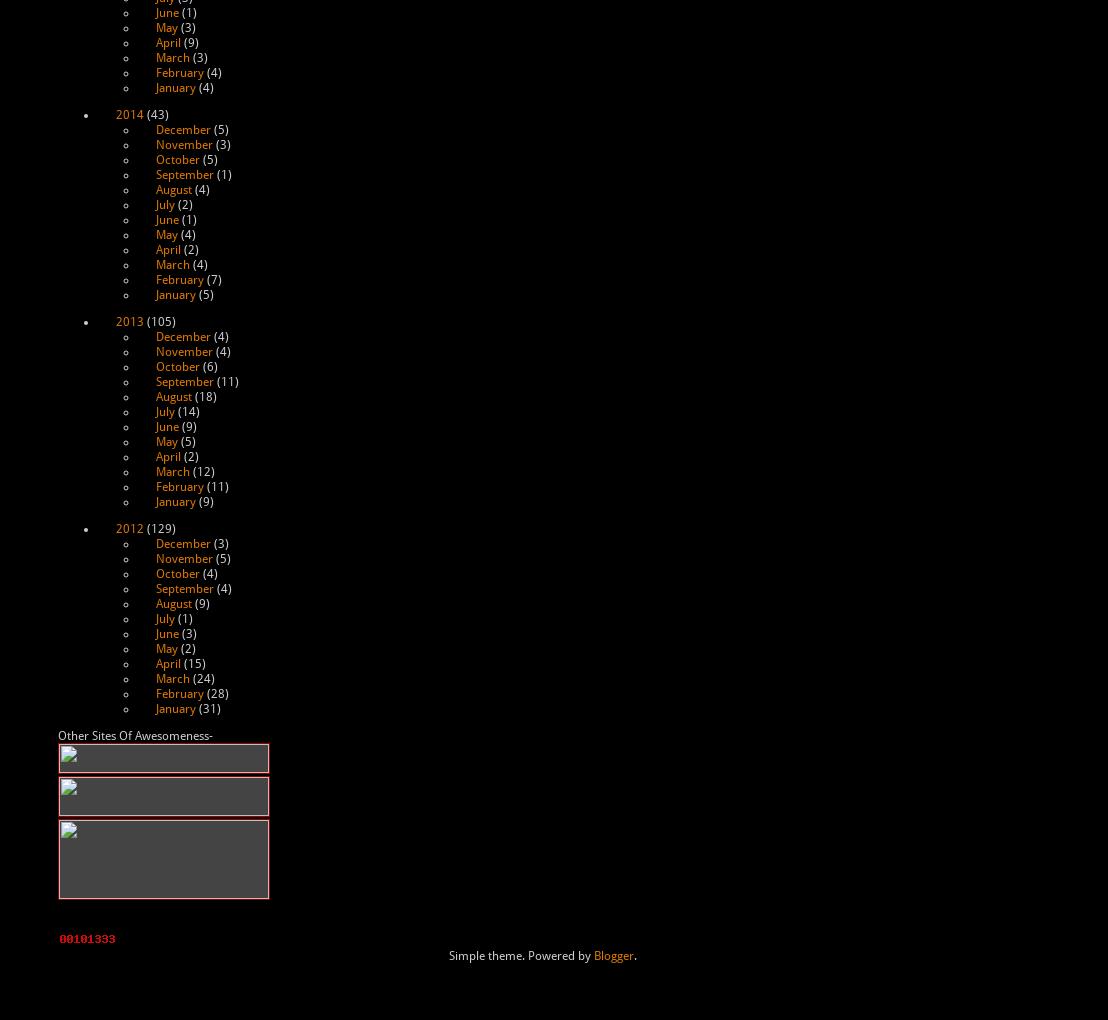 Image resolution: width=1108 pixels, height=1020 pixels. Describe the element at coordinates (159, 322) in the screenshot. I see `'(105)'` at that location.